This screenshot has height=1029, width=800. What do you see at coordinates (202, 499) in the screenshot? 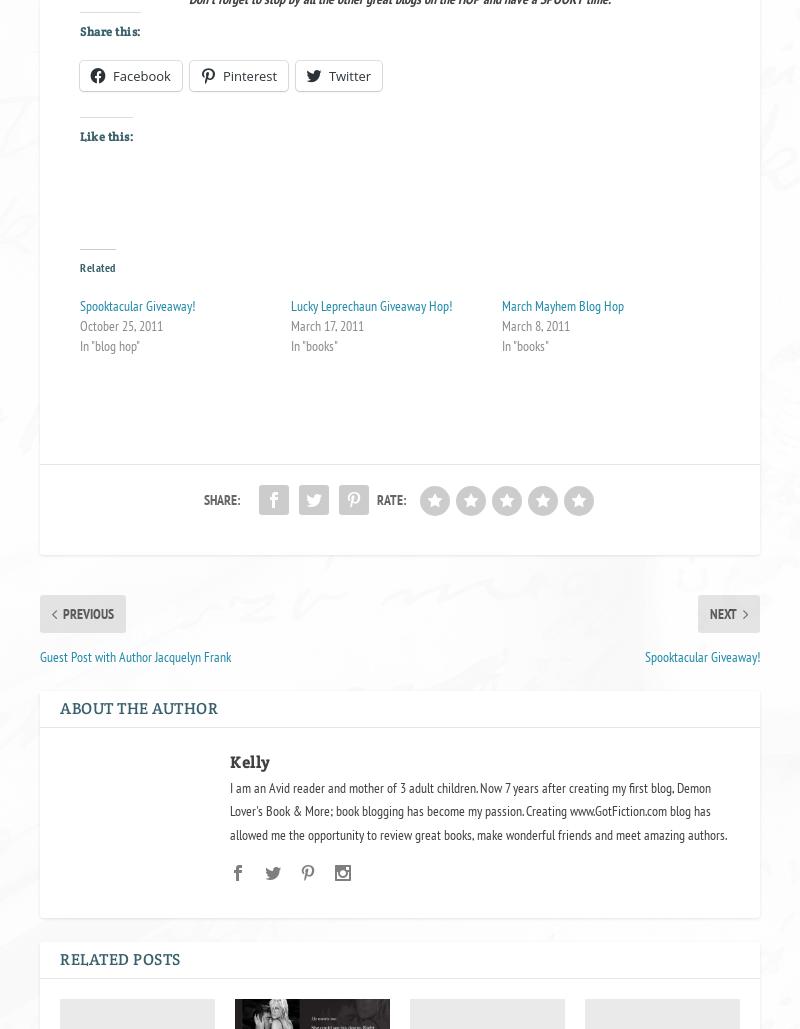
I see `'Share:'` at bounding box center [202, 499].